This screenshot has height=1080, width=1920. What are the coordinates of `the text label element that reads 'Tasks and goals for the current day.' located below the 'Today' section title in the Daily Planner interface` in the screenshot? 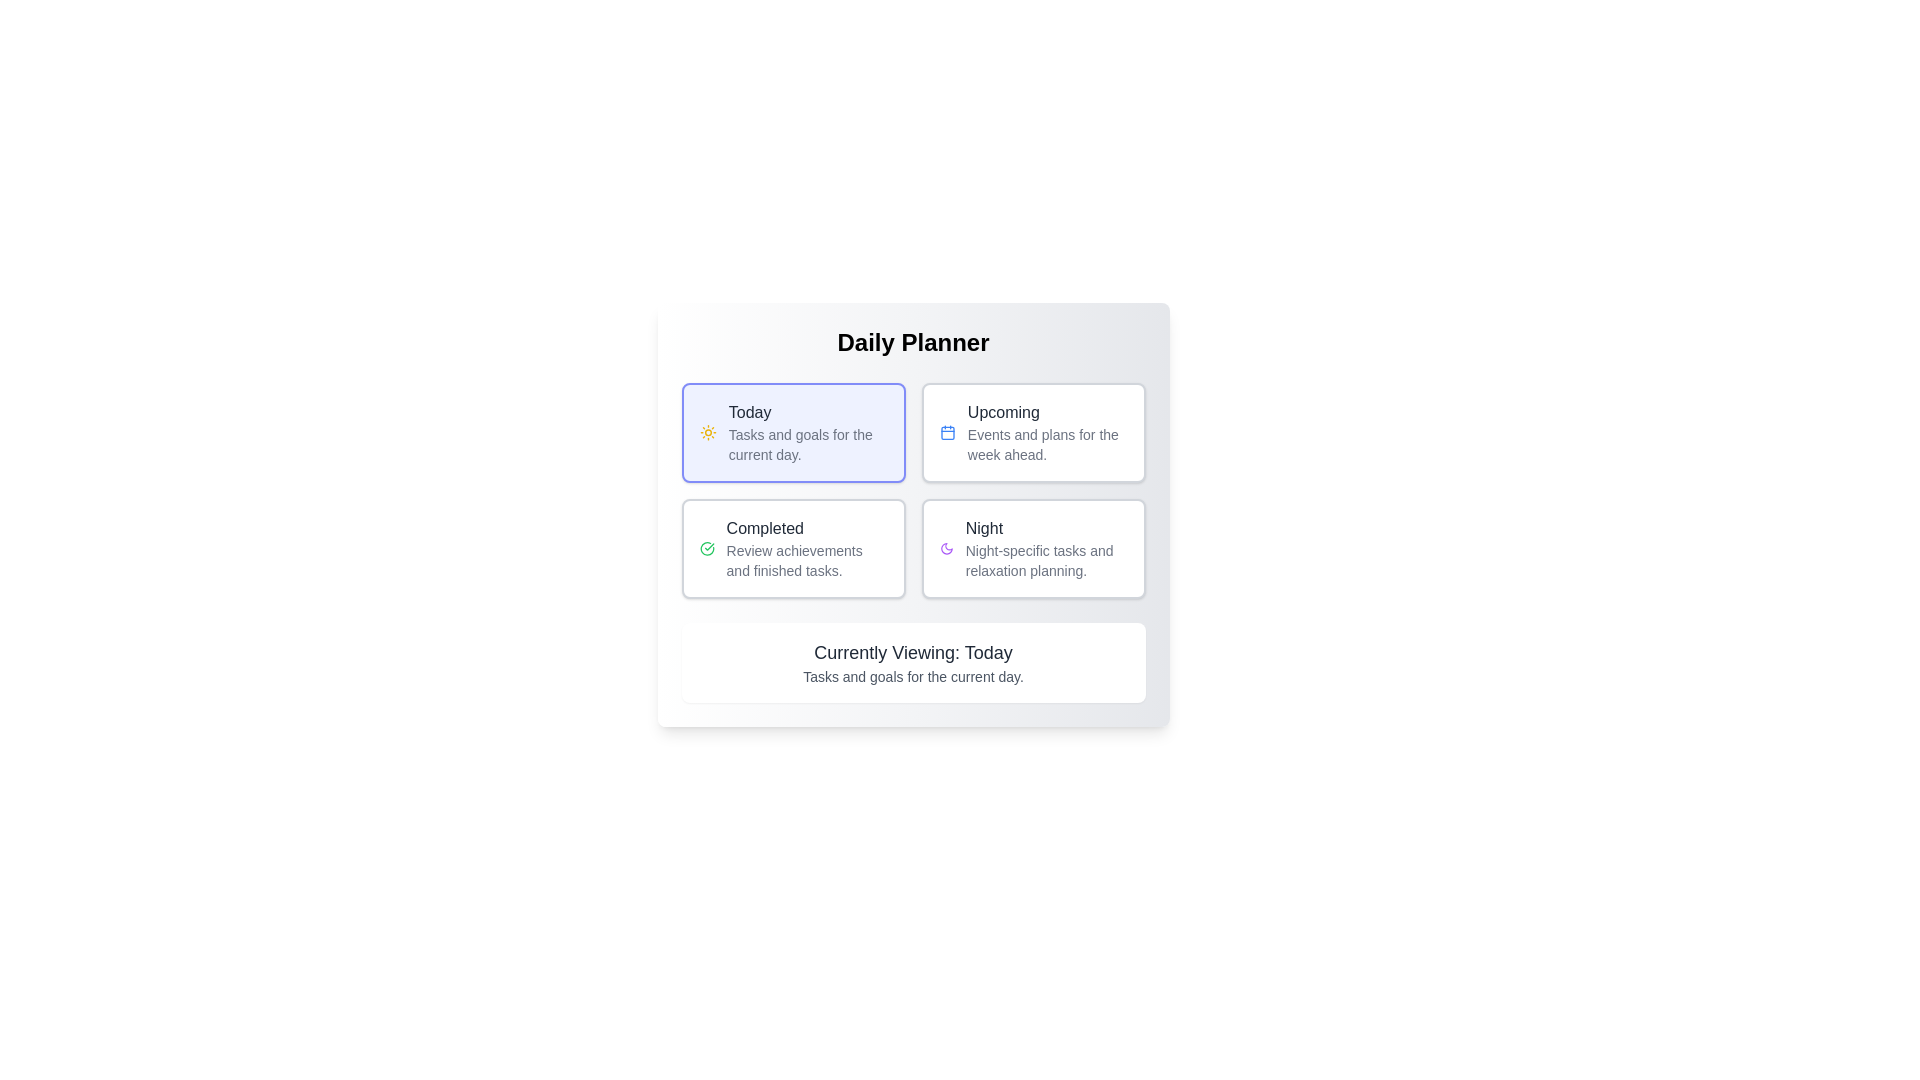 It's located at (808, 443).